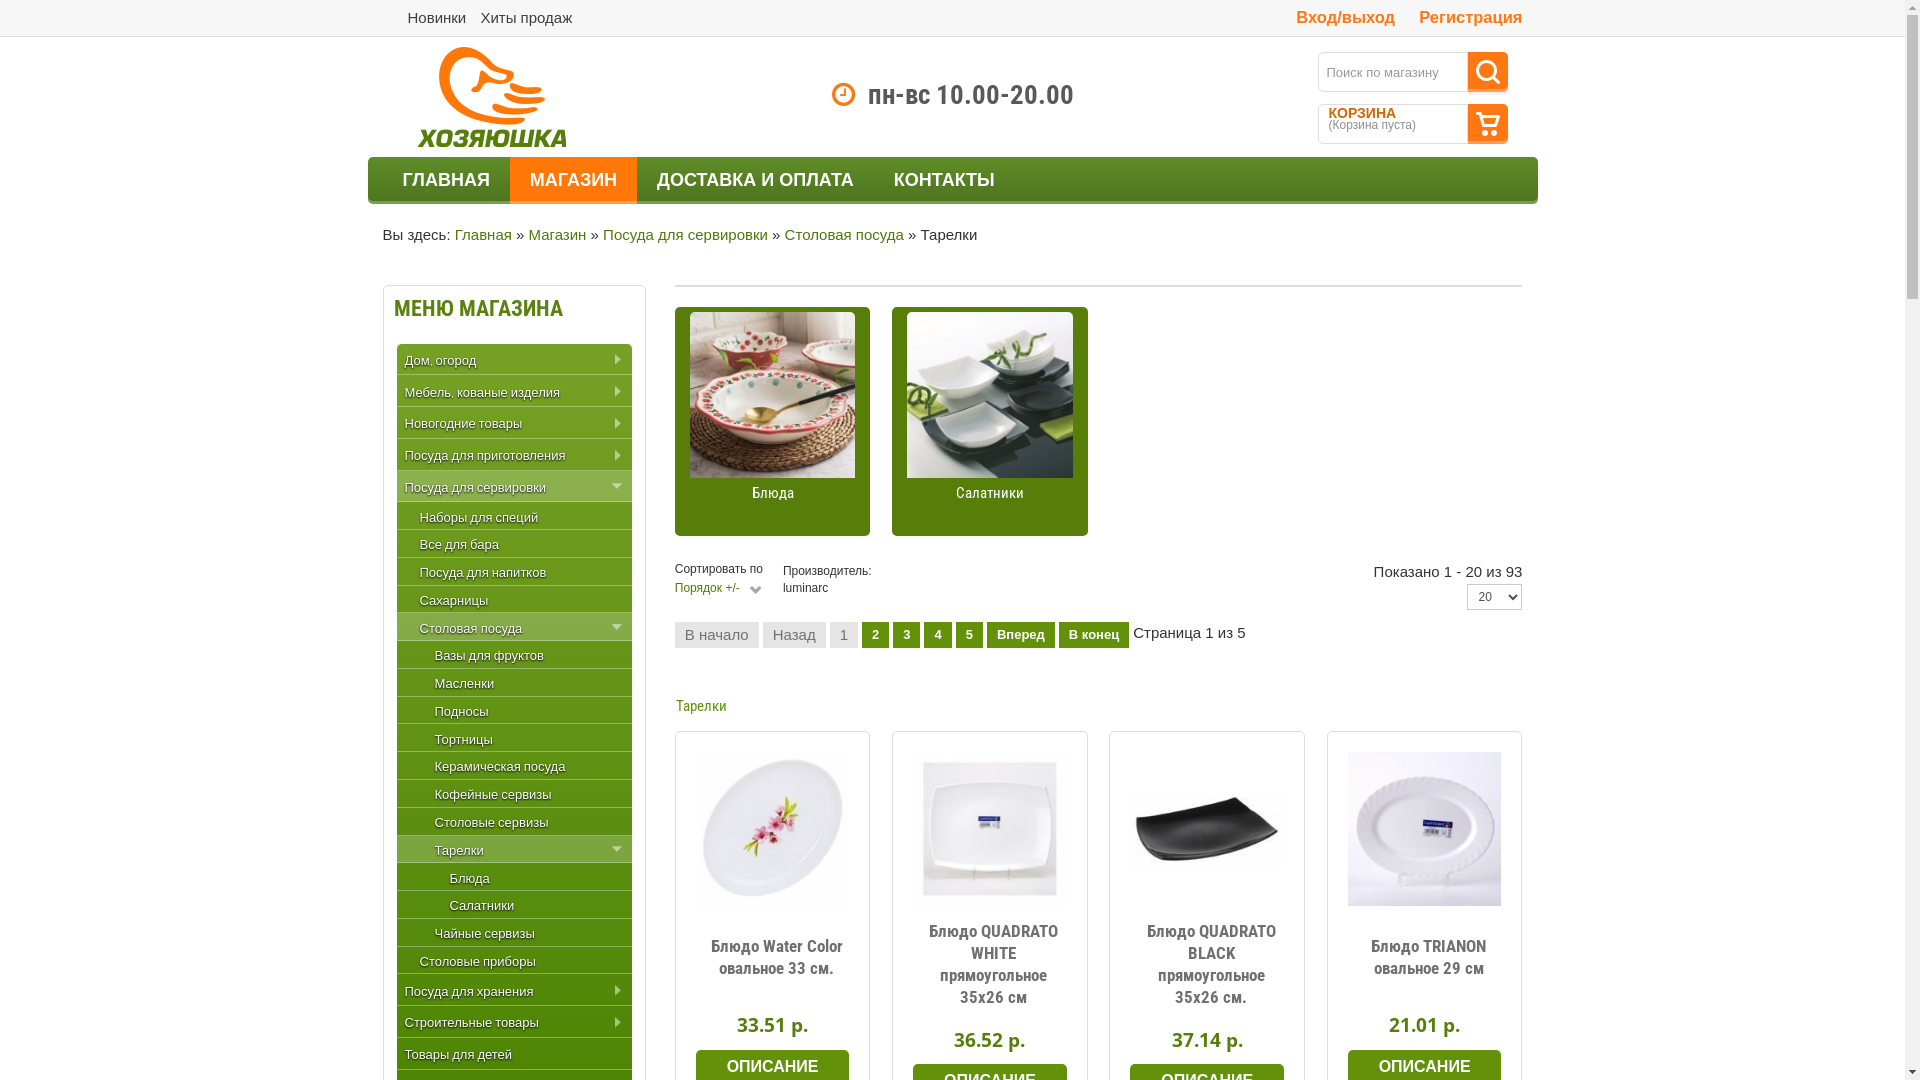 The width and height of the screenshot is (1920, 1080). I want to click on '5', so click(969, 635).